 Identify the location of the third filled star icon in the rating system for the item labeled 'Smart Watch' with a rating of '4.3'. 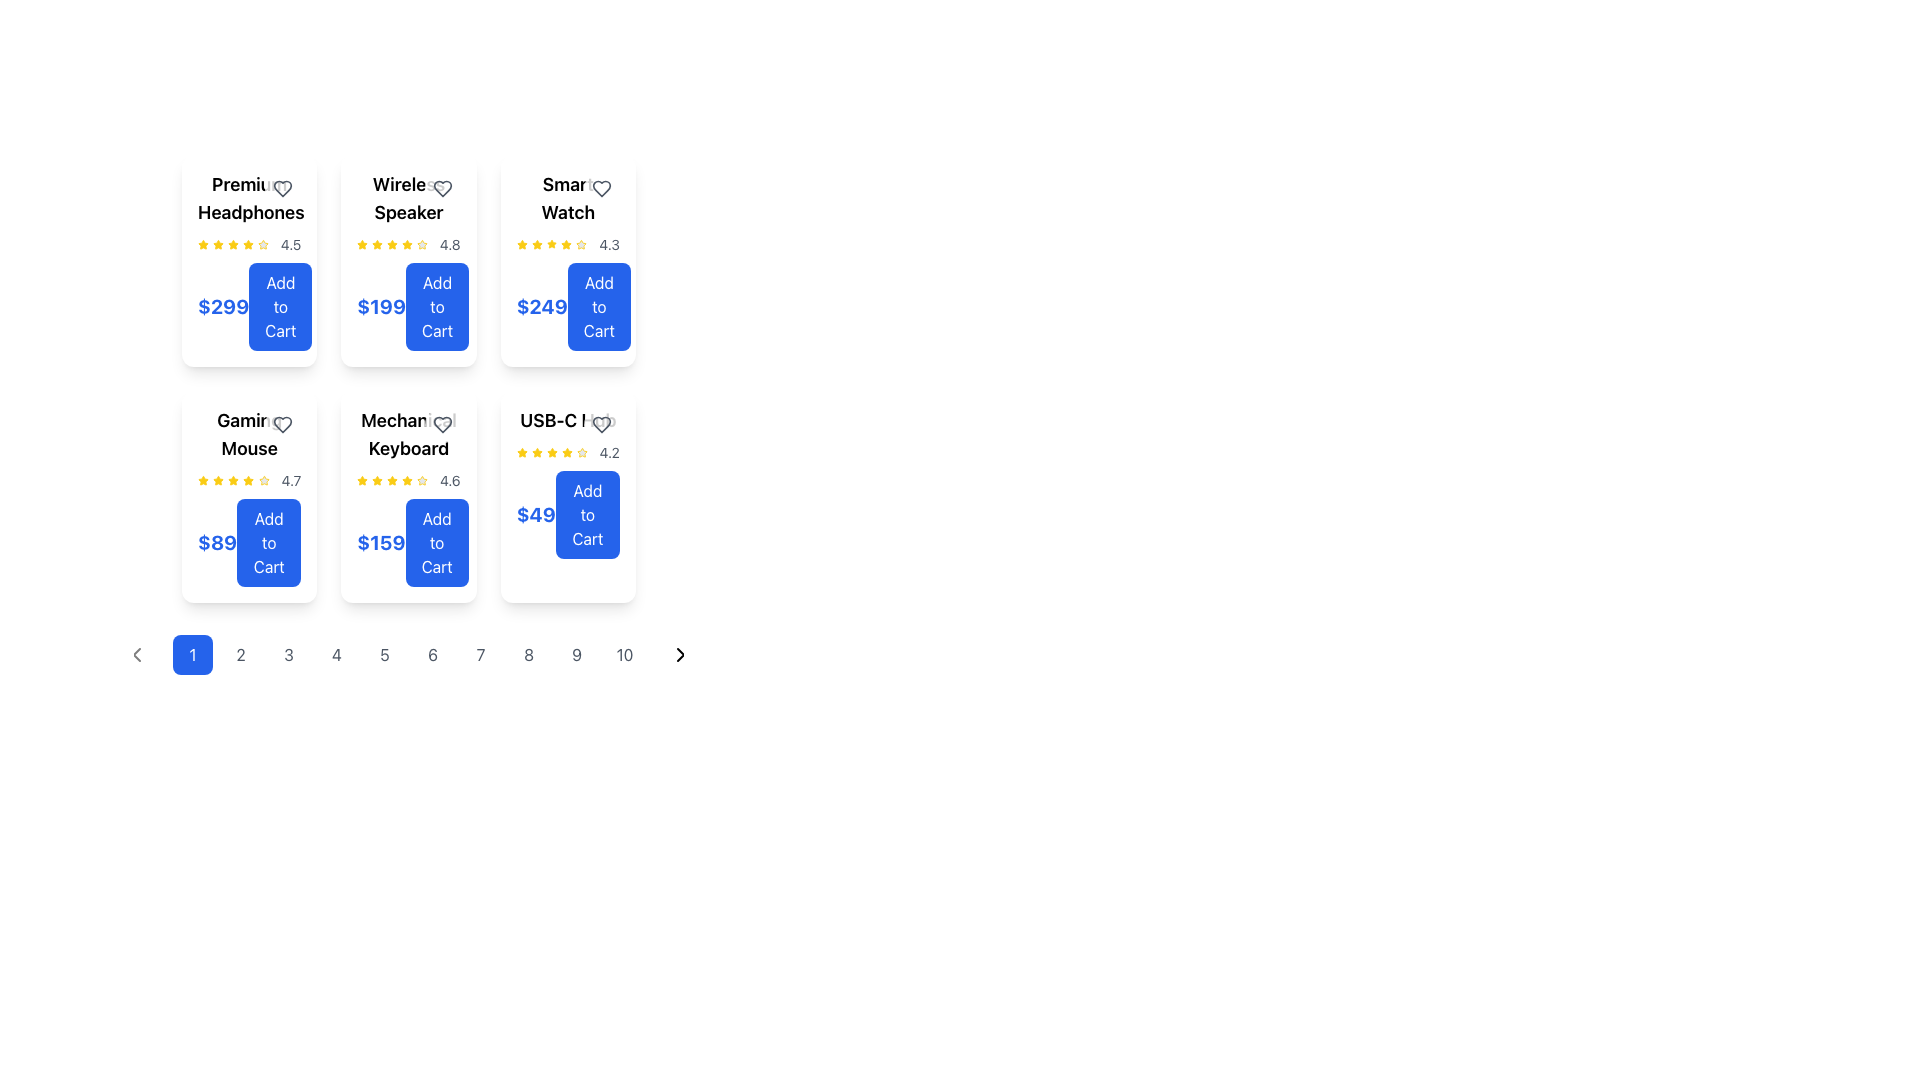
(537, 244).